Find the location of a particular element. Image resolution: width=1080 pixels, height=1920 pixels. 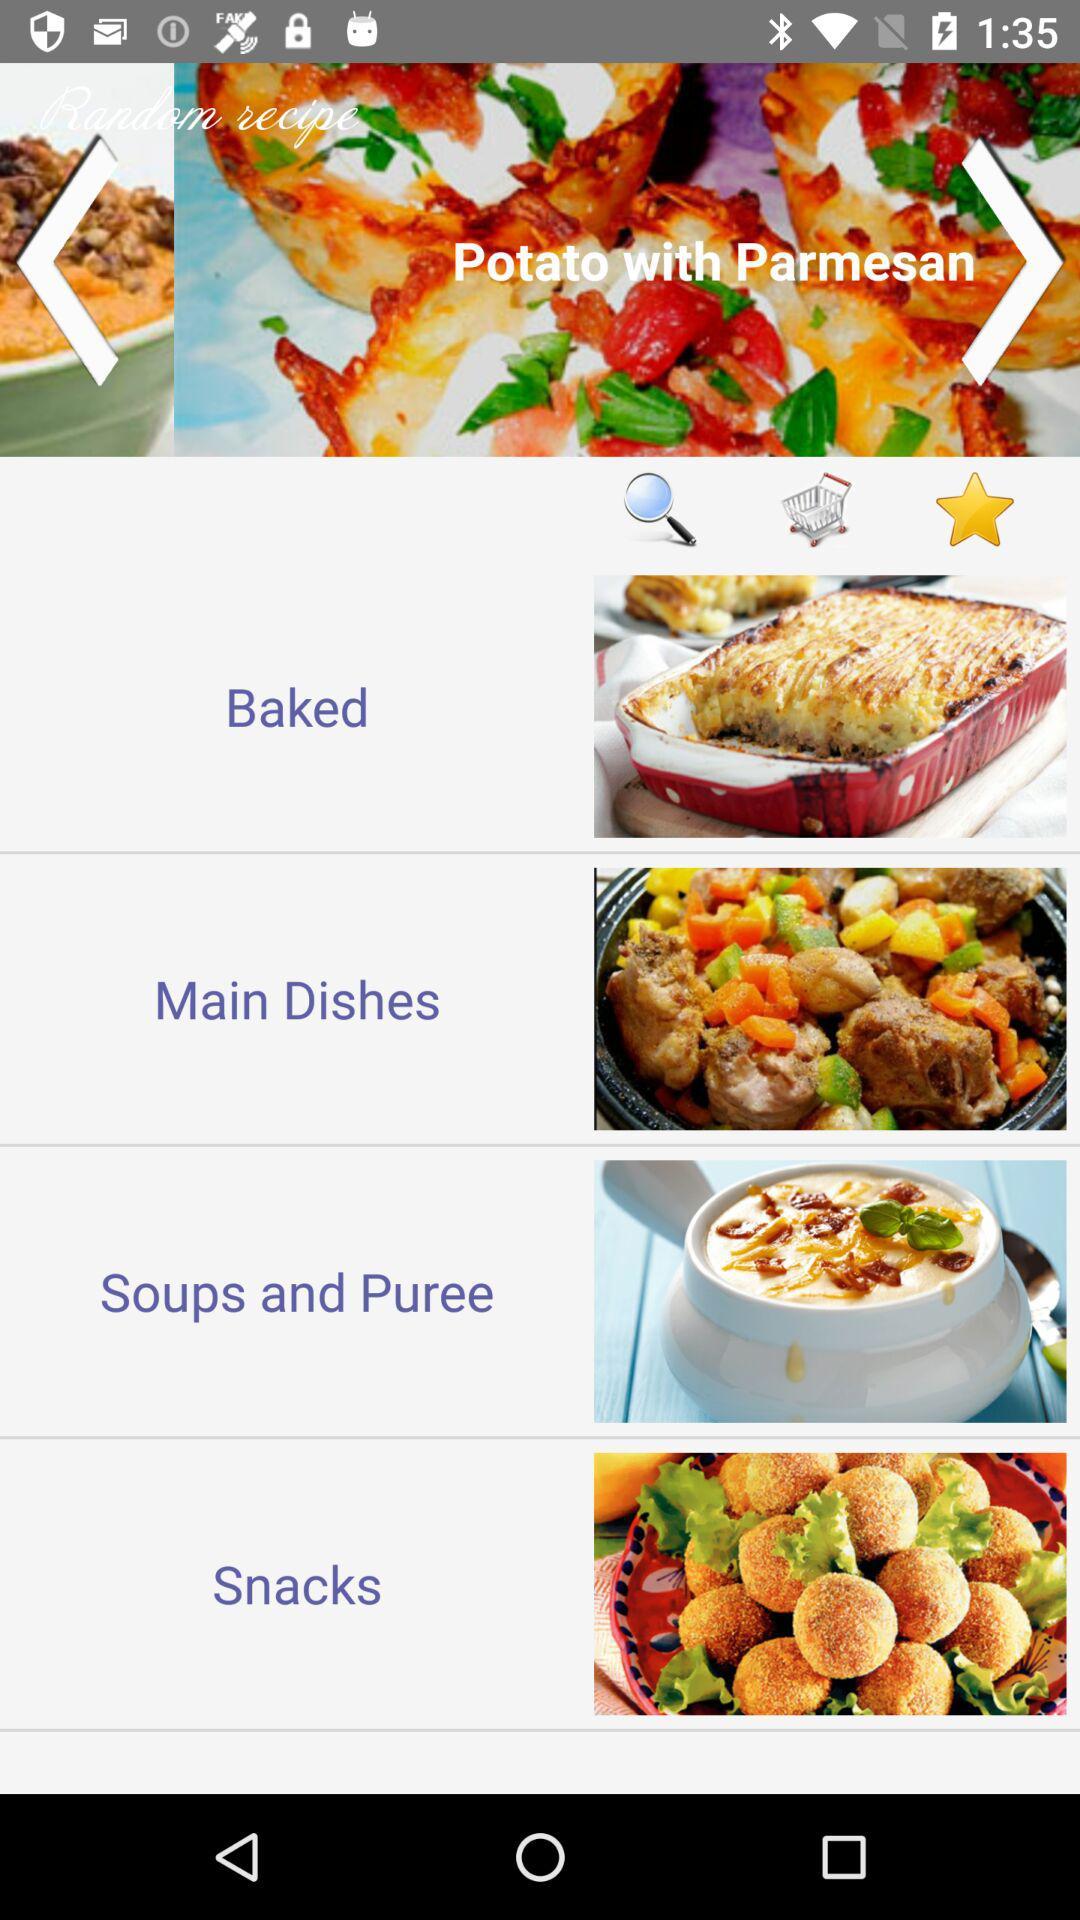

the icon above the main dishes is located at coordinates (297, 706).